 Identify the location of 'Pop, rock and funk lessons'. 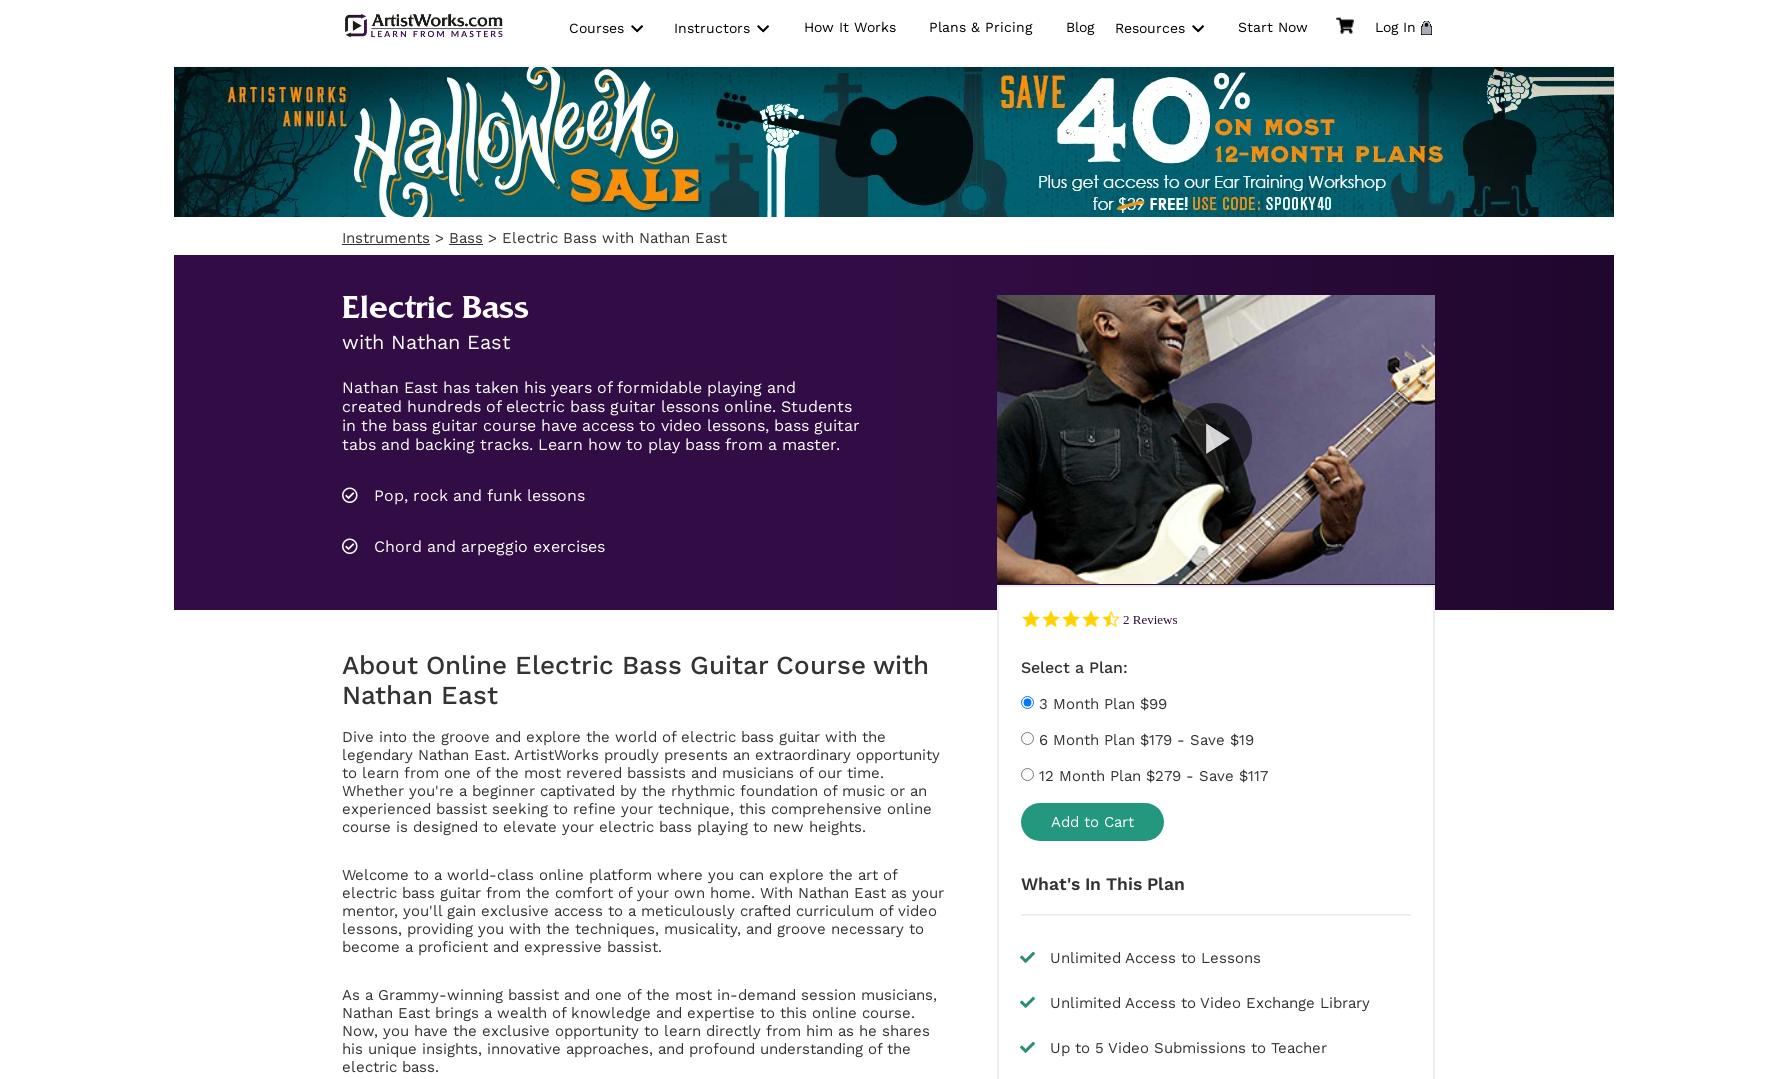
(368, 494).